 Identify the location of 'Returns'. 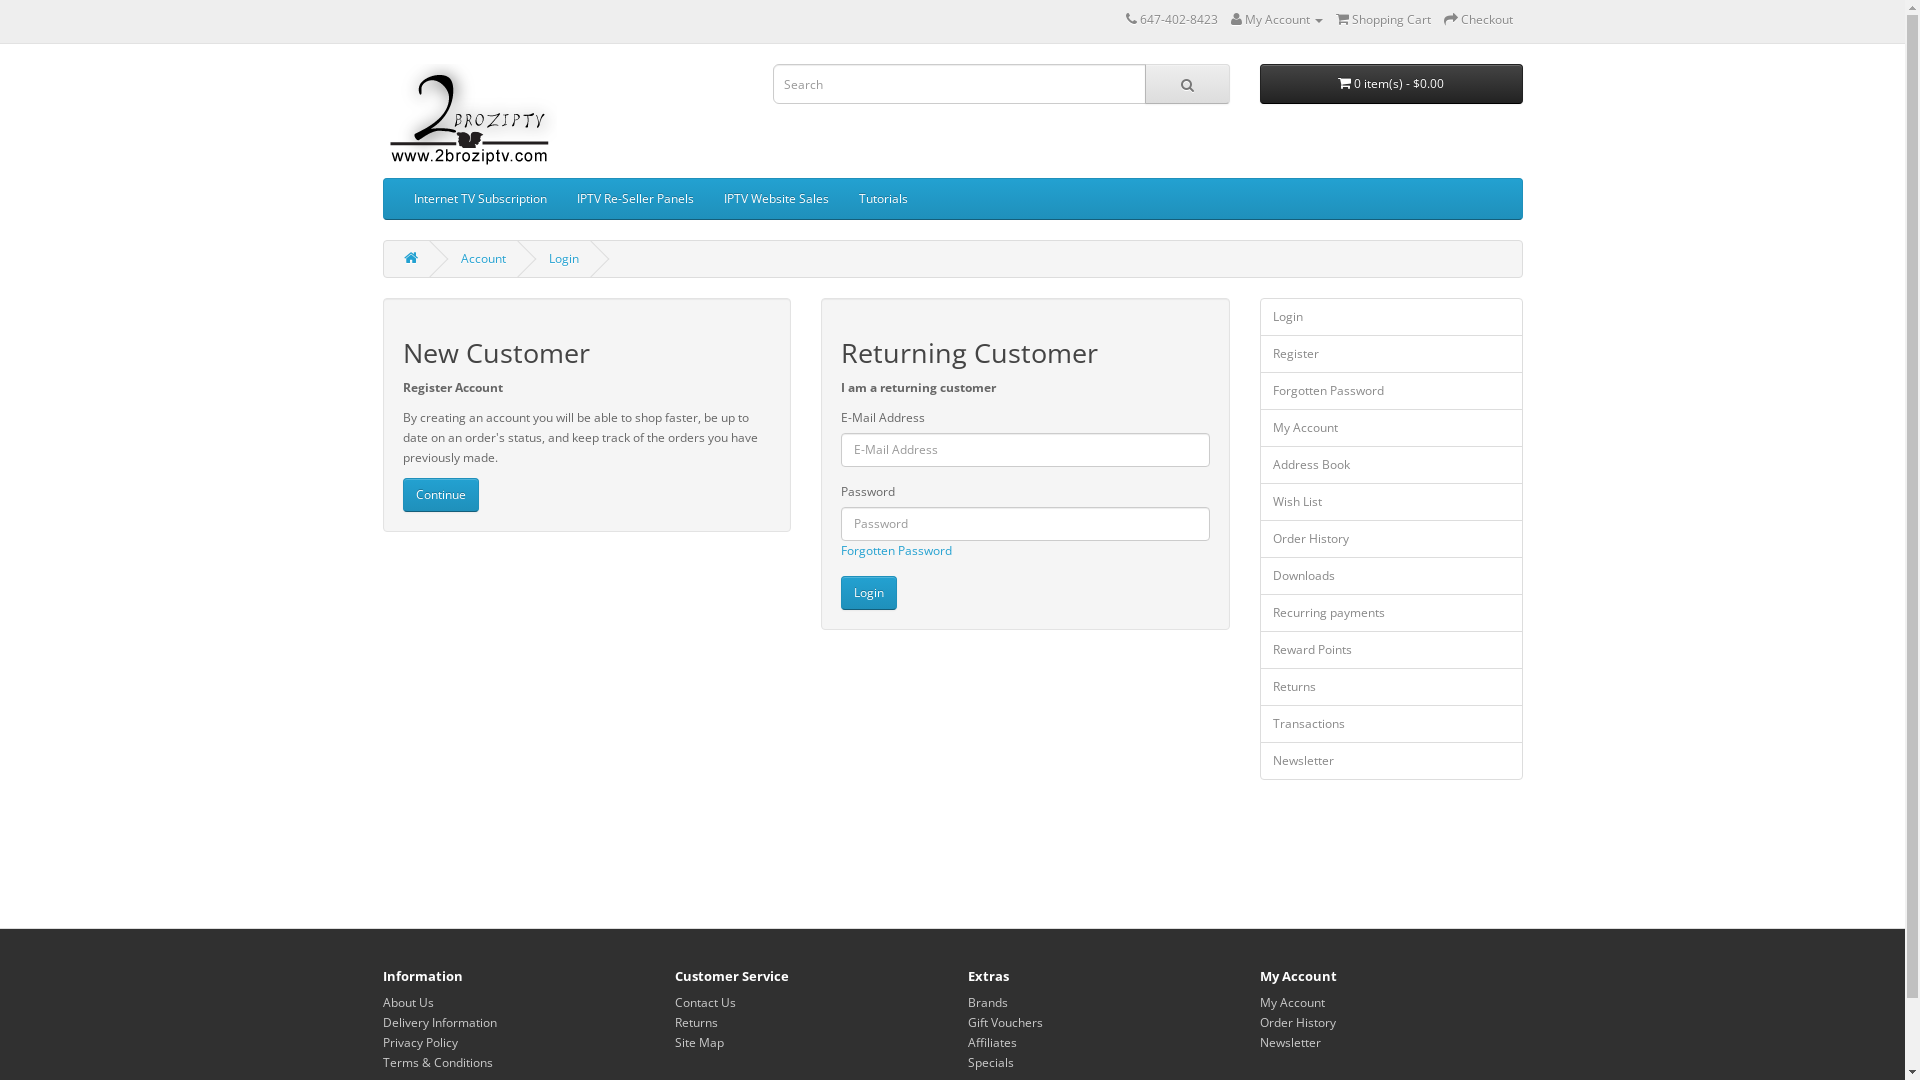
(696, 1022).